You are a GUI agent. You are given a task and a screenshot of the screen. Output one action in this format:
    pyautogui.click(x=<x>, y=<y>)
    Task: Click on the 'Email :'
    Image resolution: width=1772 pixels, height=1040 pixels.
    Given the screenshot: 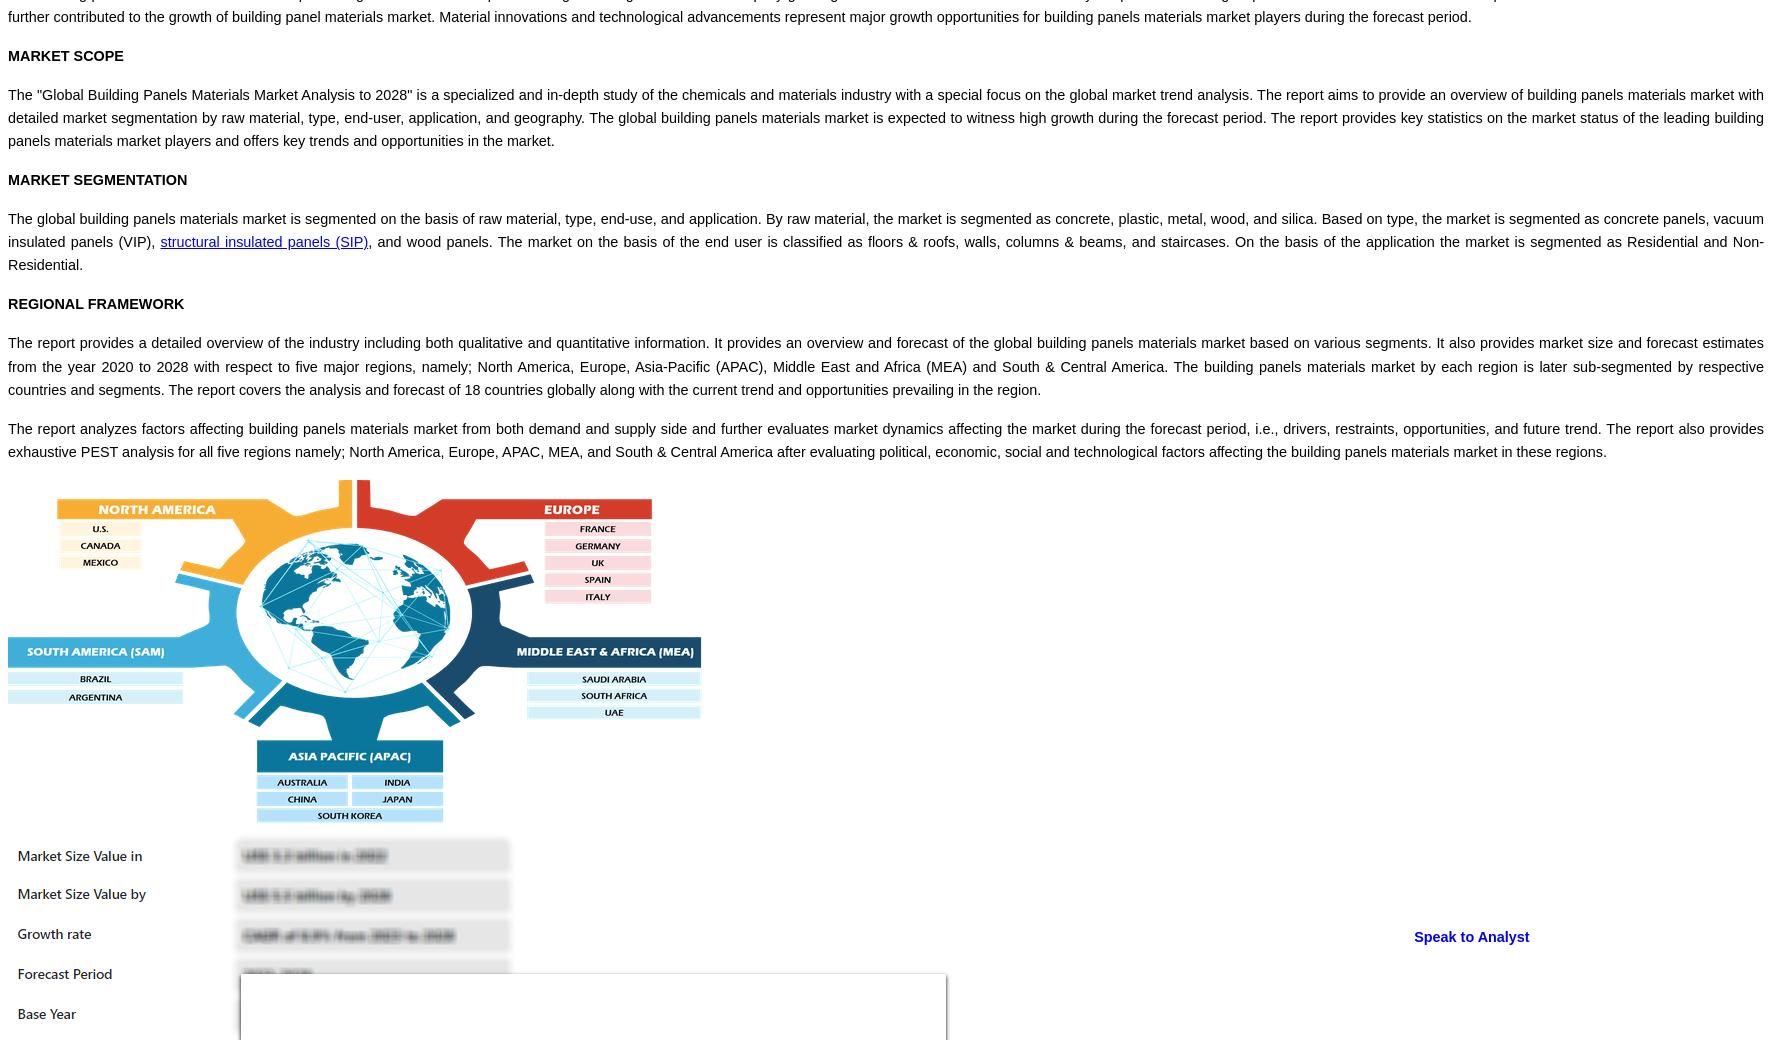 What is the action you would take?
    pyautogui.click(x=86, y=1007)
    